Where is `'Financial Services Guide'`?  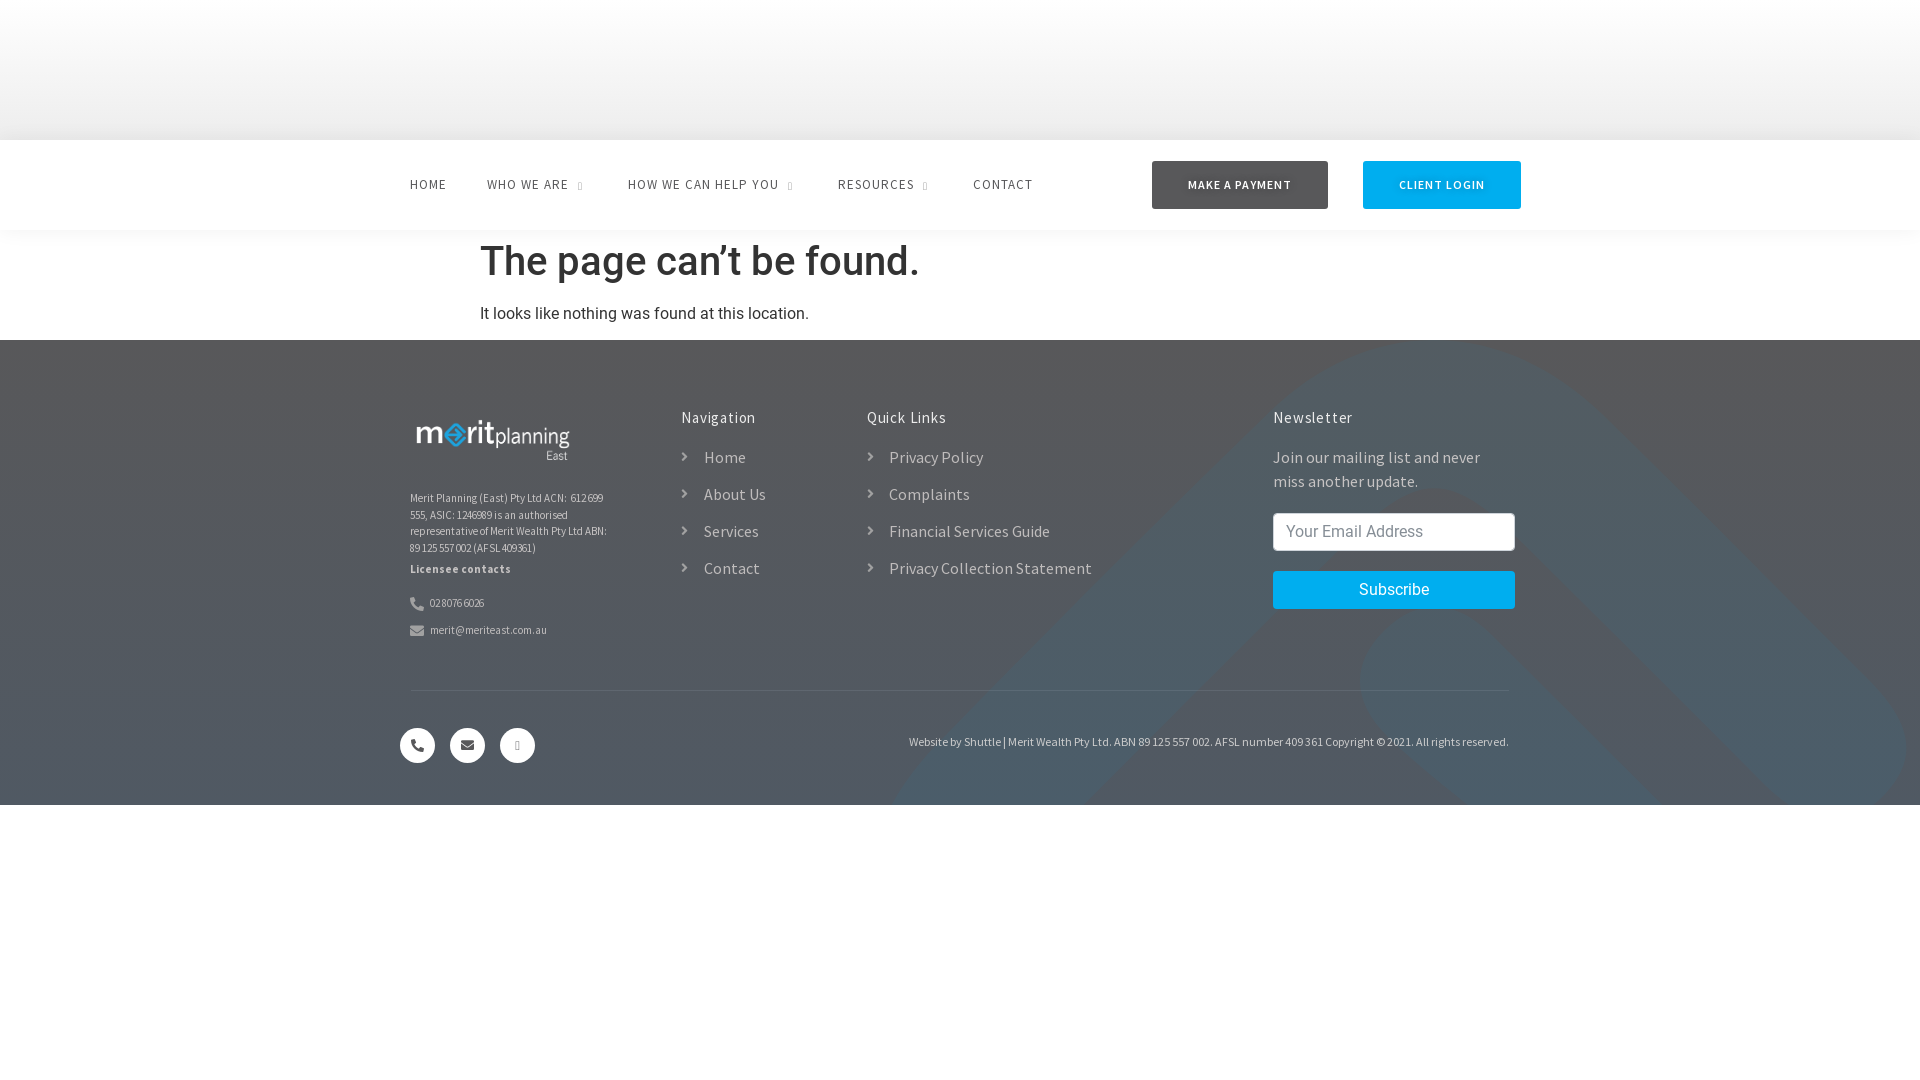
'Financial Services Guide' is located at coordinates (1044, 530).